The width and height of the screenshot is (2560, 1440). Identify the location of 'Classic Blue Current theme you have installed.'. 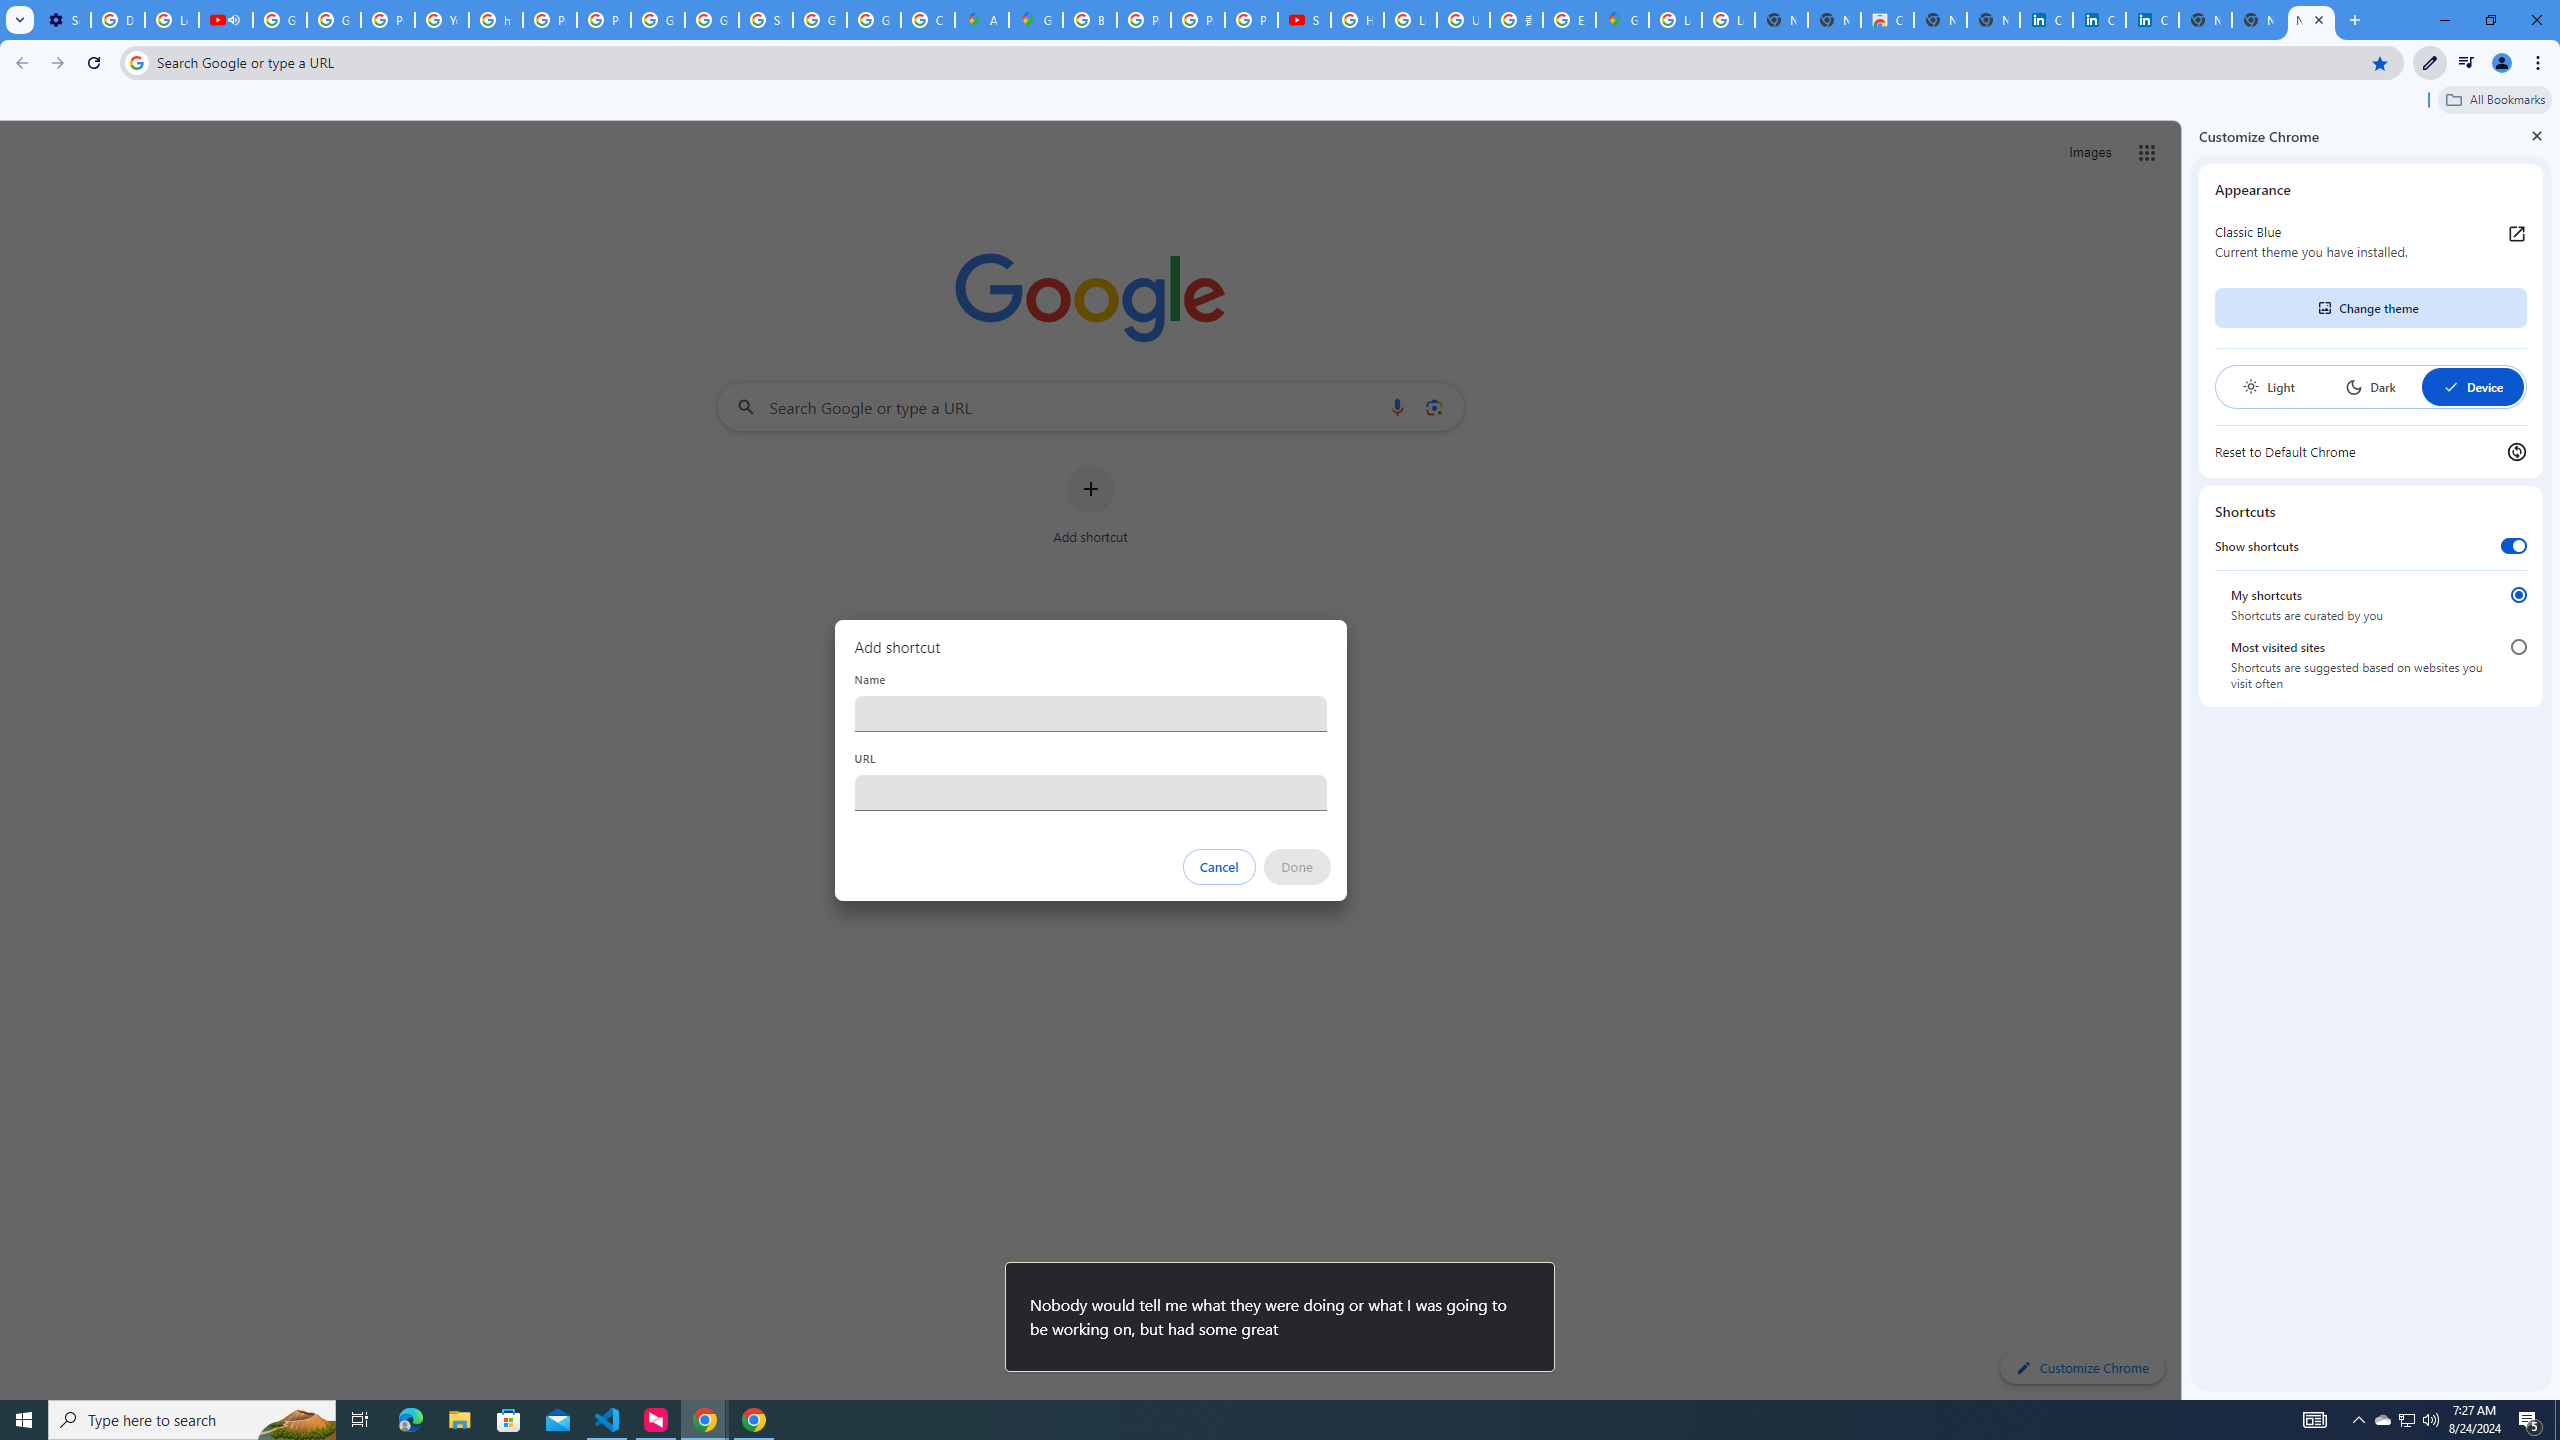
(2369, 241).